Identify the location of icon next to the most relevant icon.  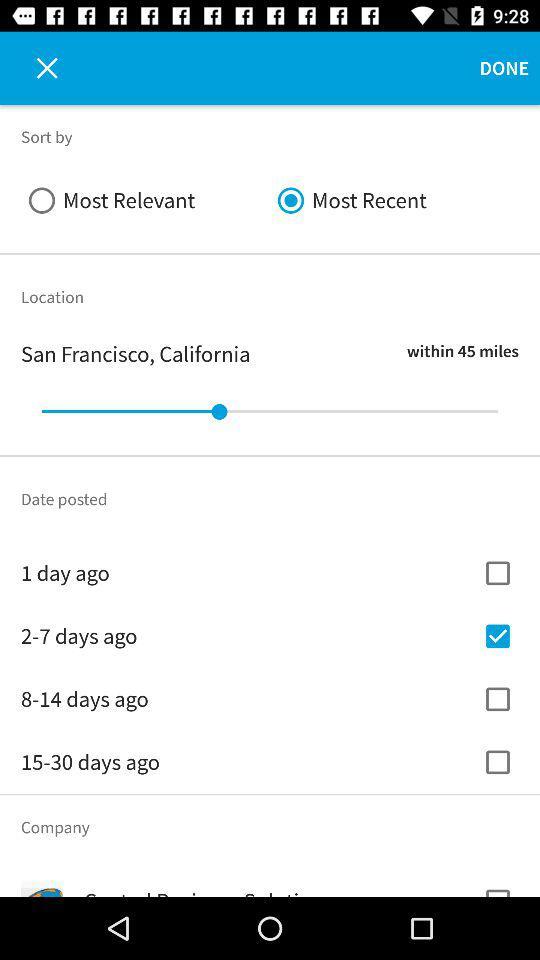
(394, 200).